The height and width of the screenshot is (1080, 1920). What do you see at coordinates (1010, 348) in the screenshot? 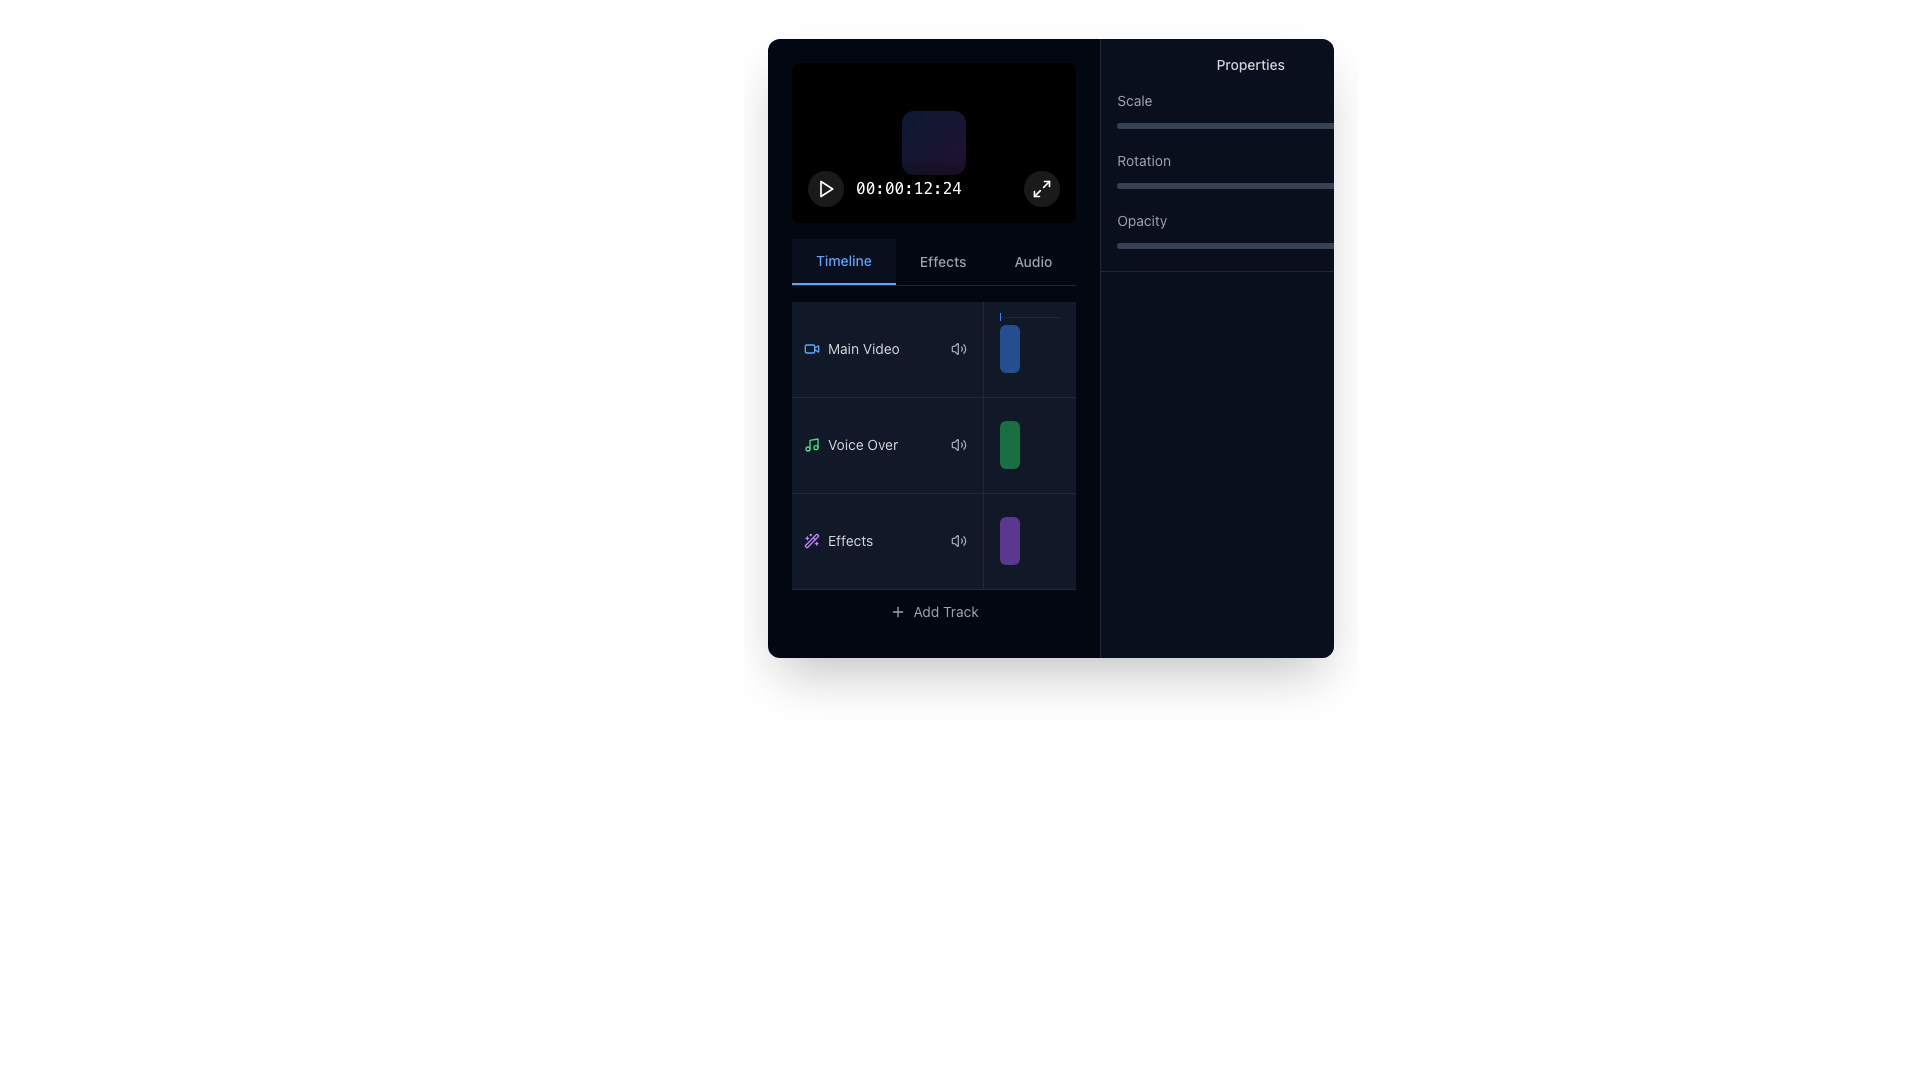
I see `the blue Draggable component located in the 'Timeline' panel, aligned with the 'Main Video' row` at bounding box center [1010, 348].